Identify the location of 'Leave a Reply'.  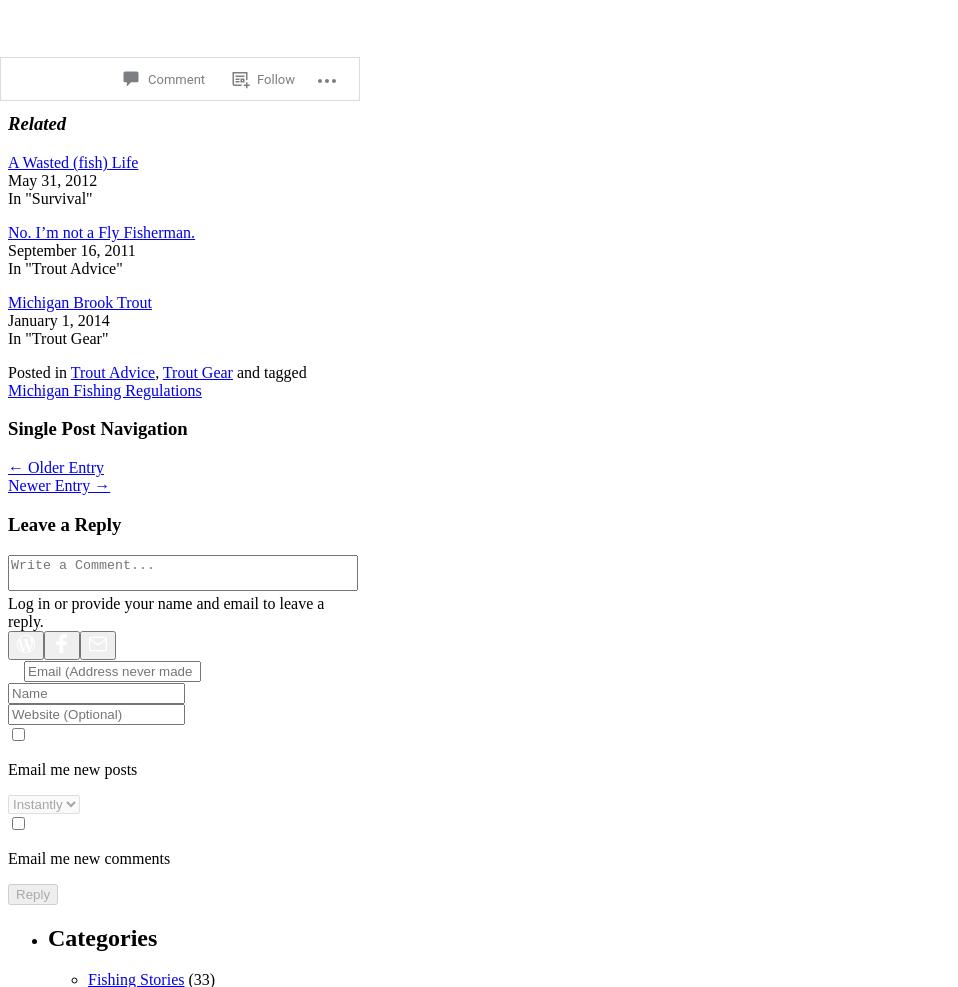
(7, 523).